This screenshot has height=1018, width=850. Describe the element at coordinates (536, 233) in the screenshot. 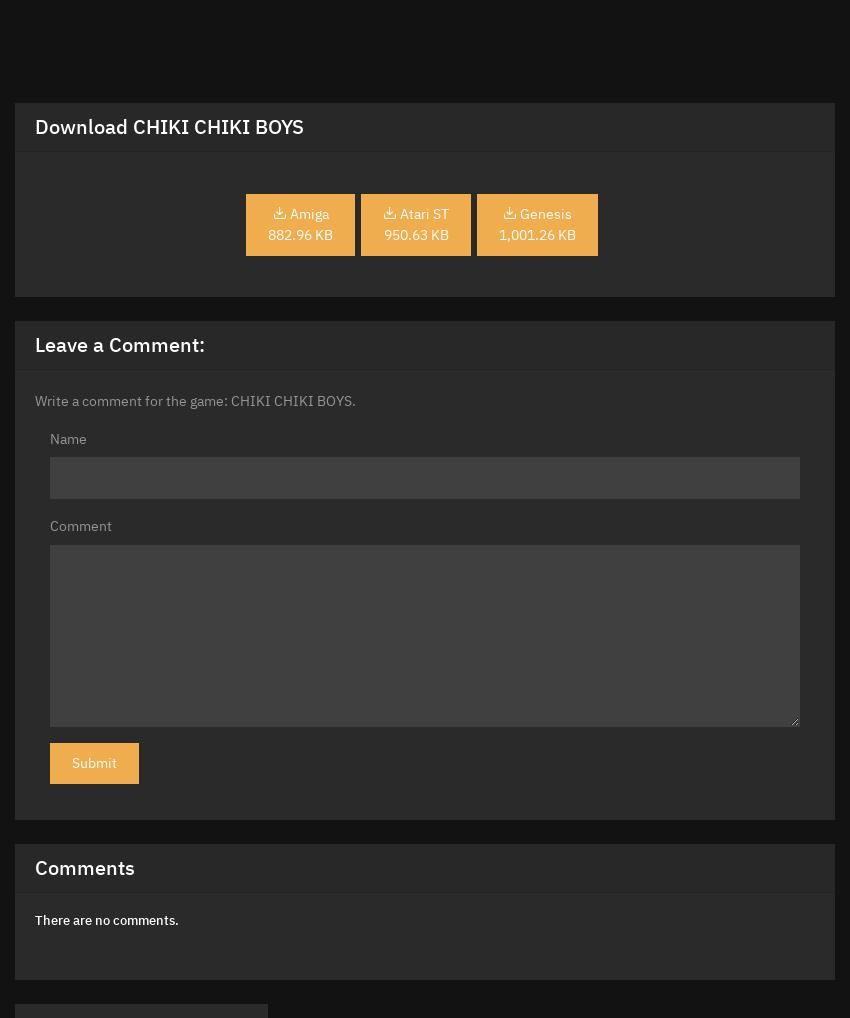

I see `'1,001.26 KB'` at that location.